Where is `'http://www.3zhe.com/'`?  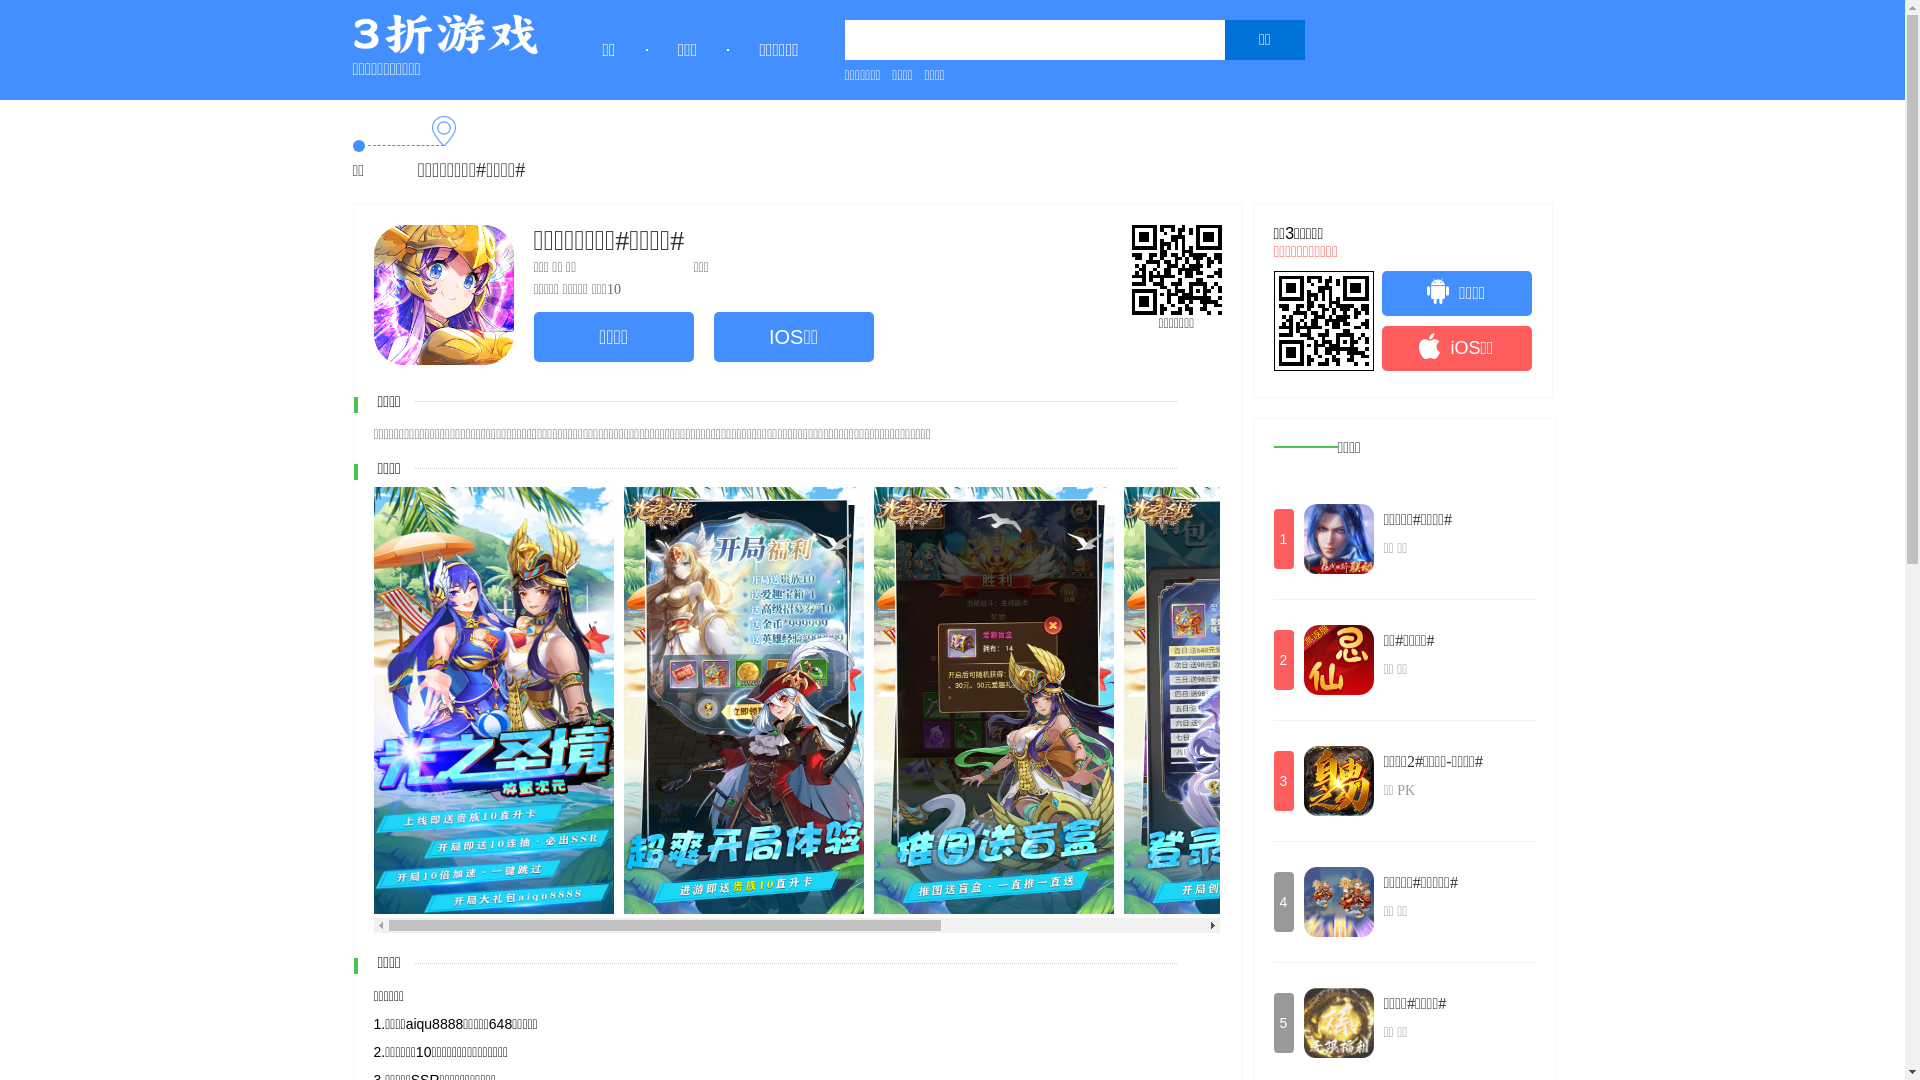 'http://www.3zhe.com/' is located at coordinates (1324, 319).